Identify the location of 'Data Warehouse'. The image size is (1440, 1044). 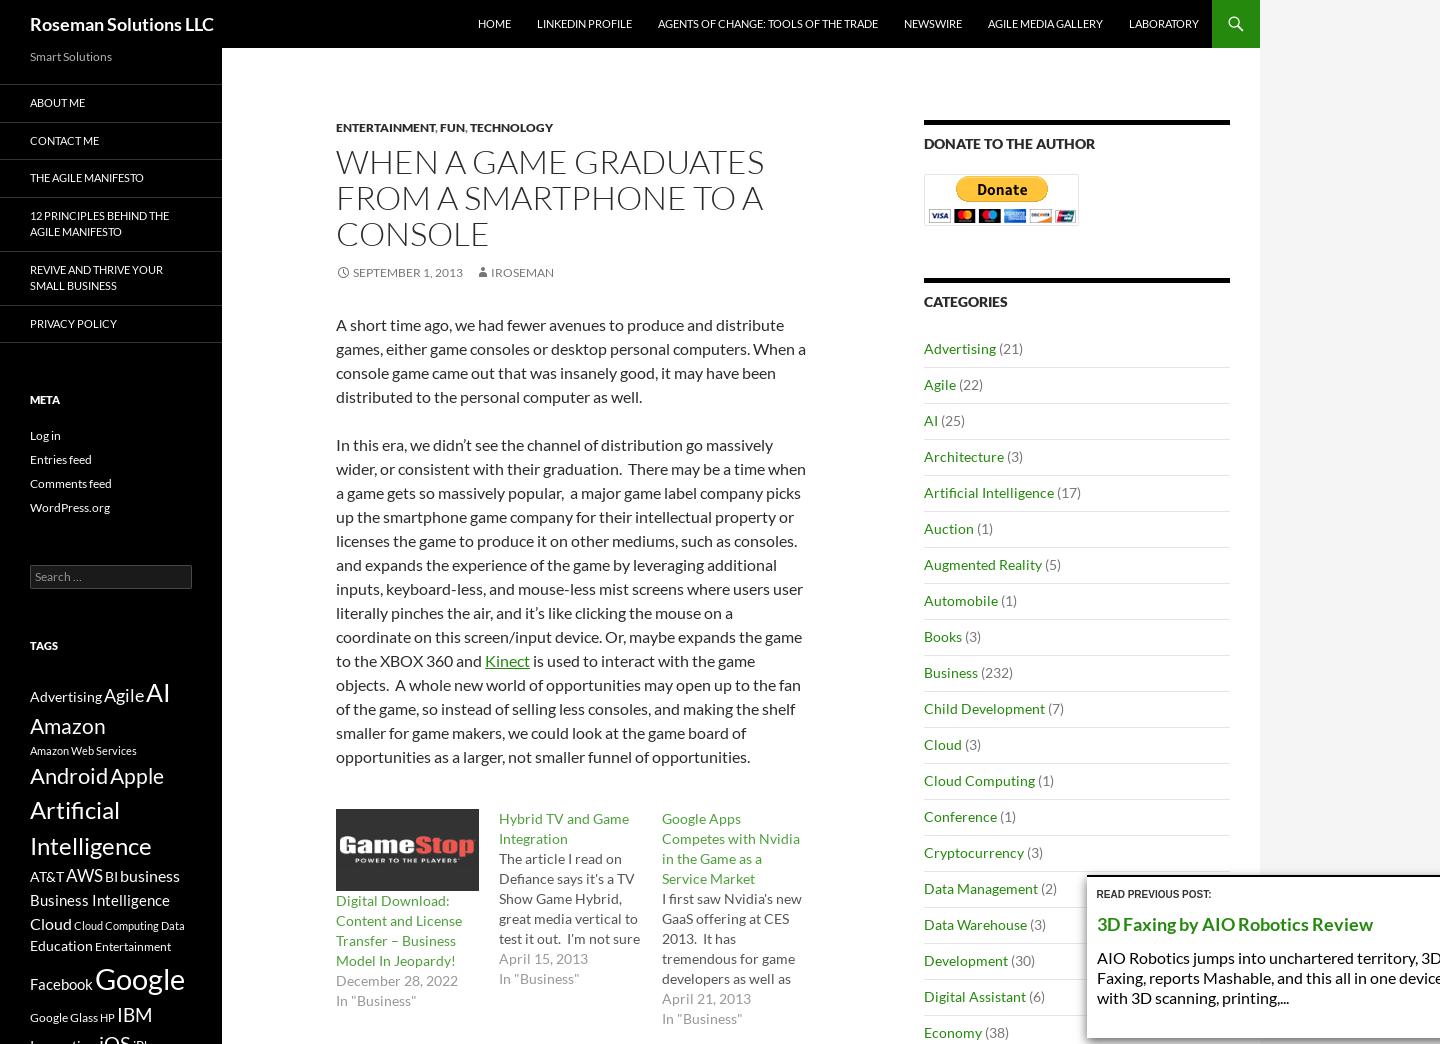
(974, 923).